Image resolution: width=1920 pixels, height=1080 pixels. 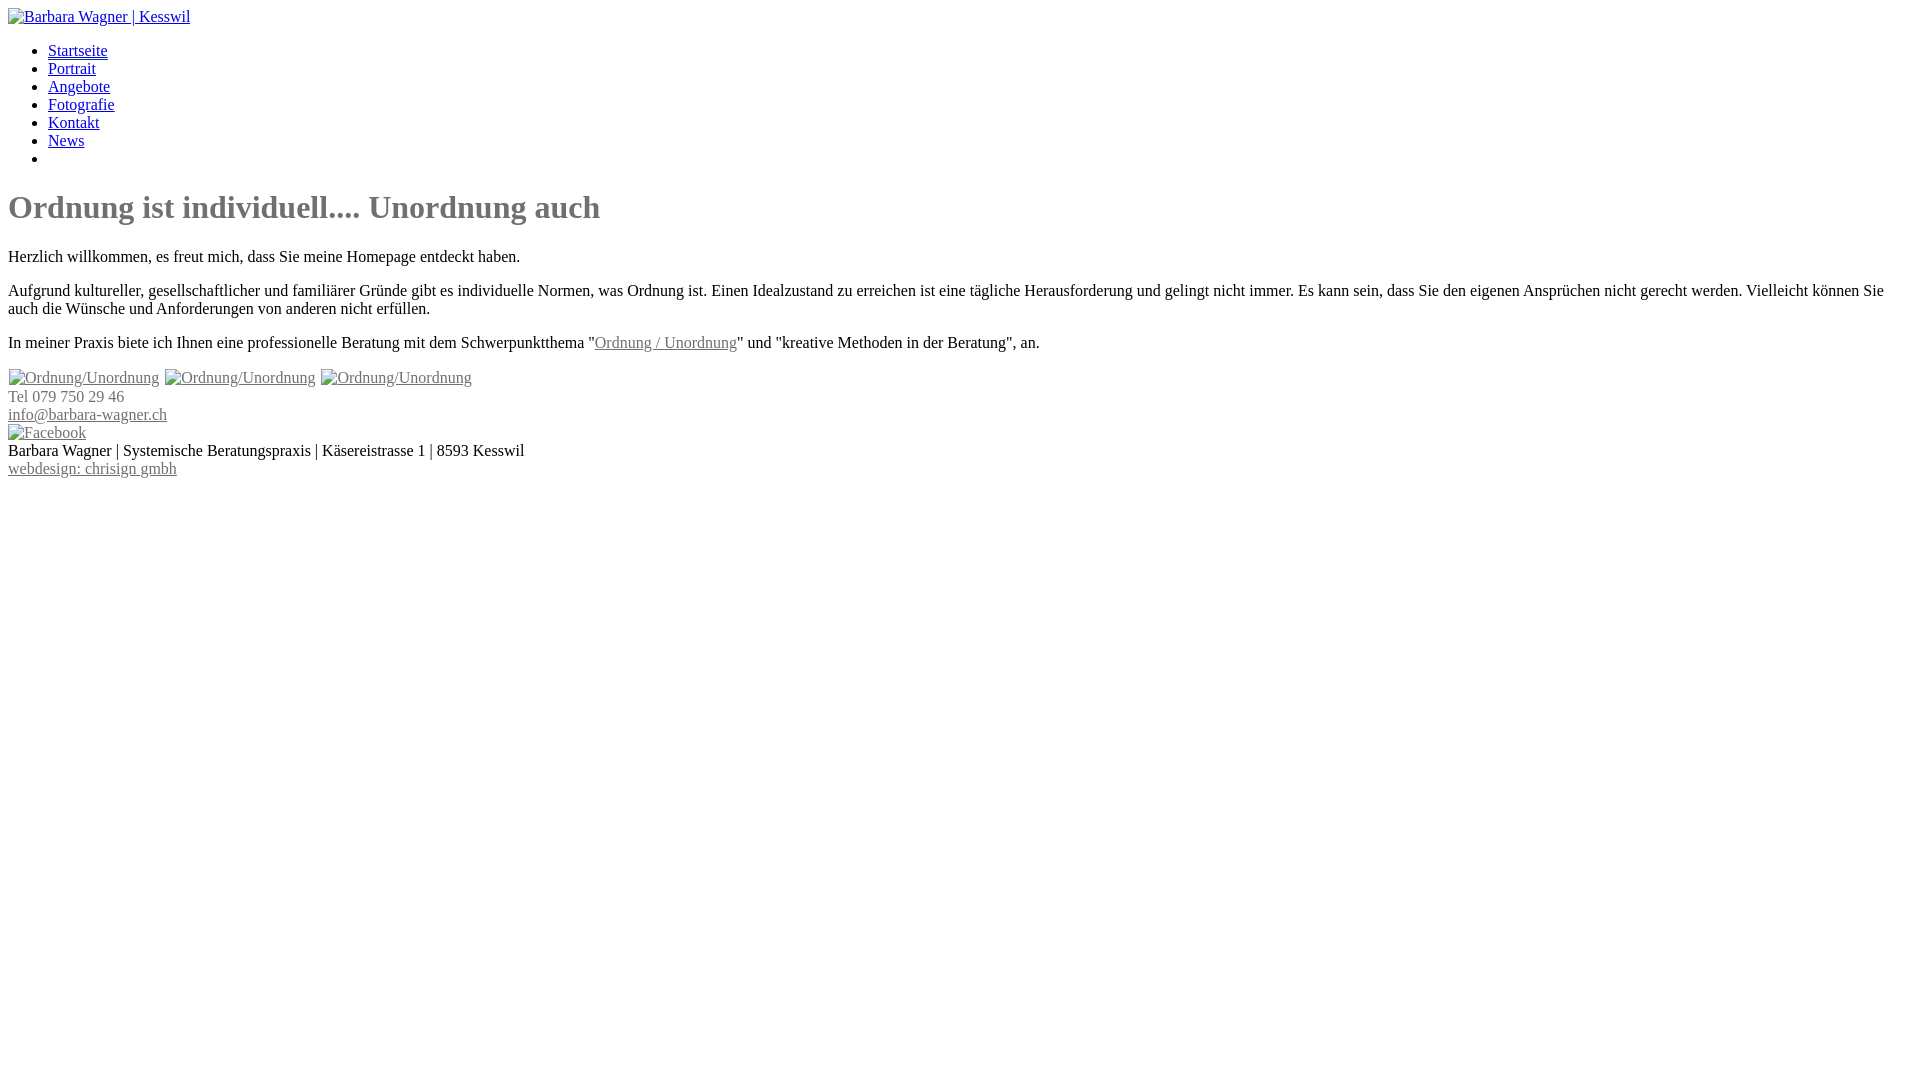 I want to click on 'Portrait', so click(x=48, y=67).